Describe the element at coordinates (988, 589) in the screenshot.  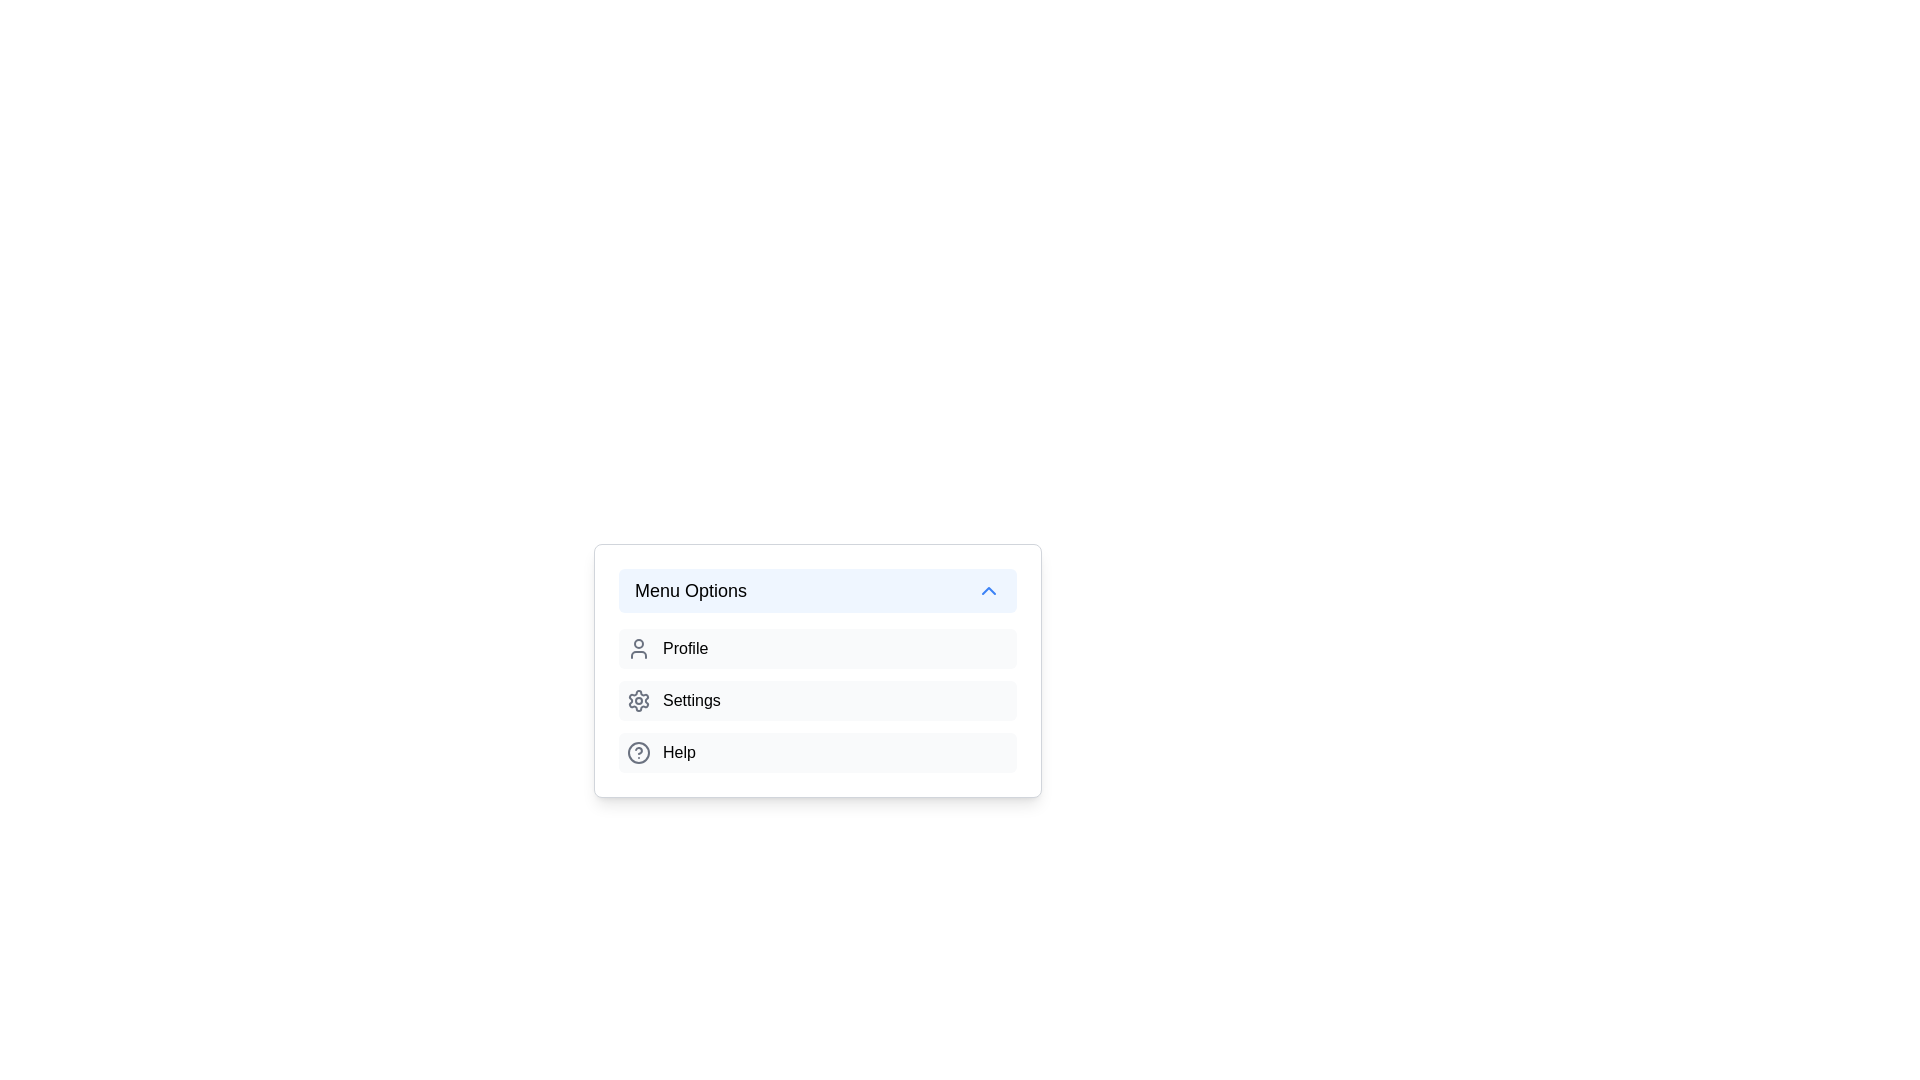
I see `the interactive icon button at the top-right corner of the menu header bar labeled 'Menu Options'` at that location.